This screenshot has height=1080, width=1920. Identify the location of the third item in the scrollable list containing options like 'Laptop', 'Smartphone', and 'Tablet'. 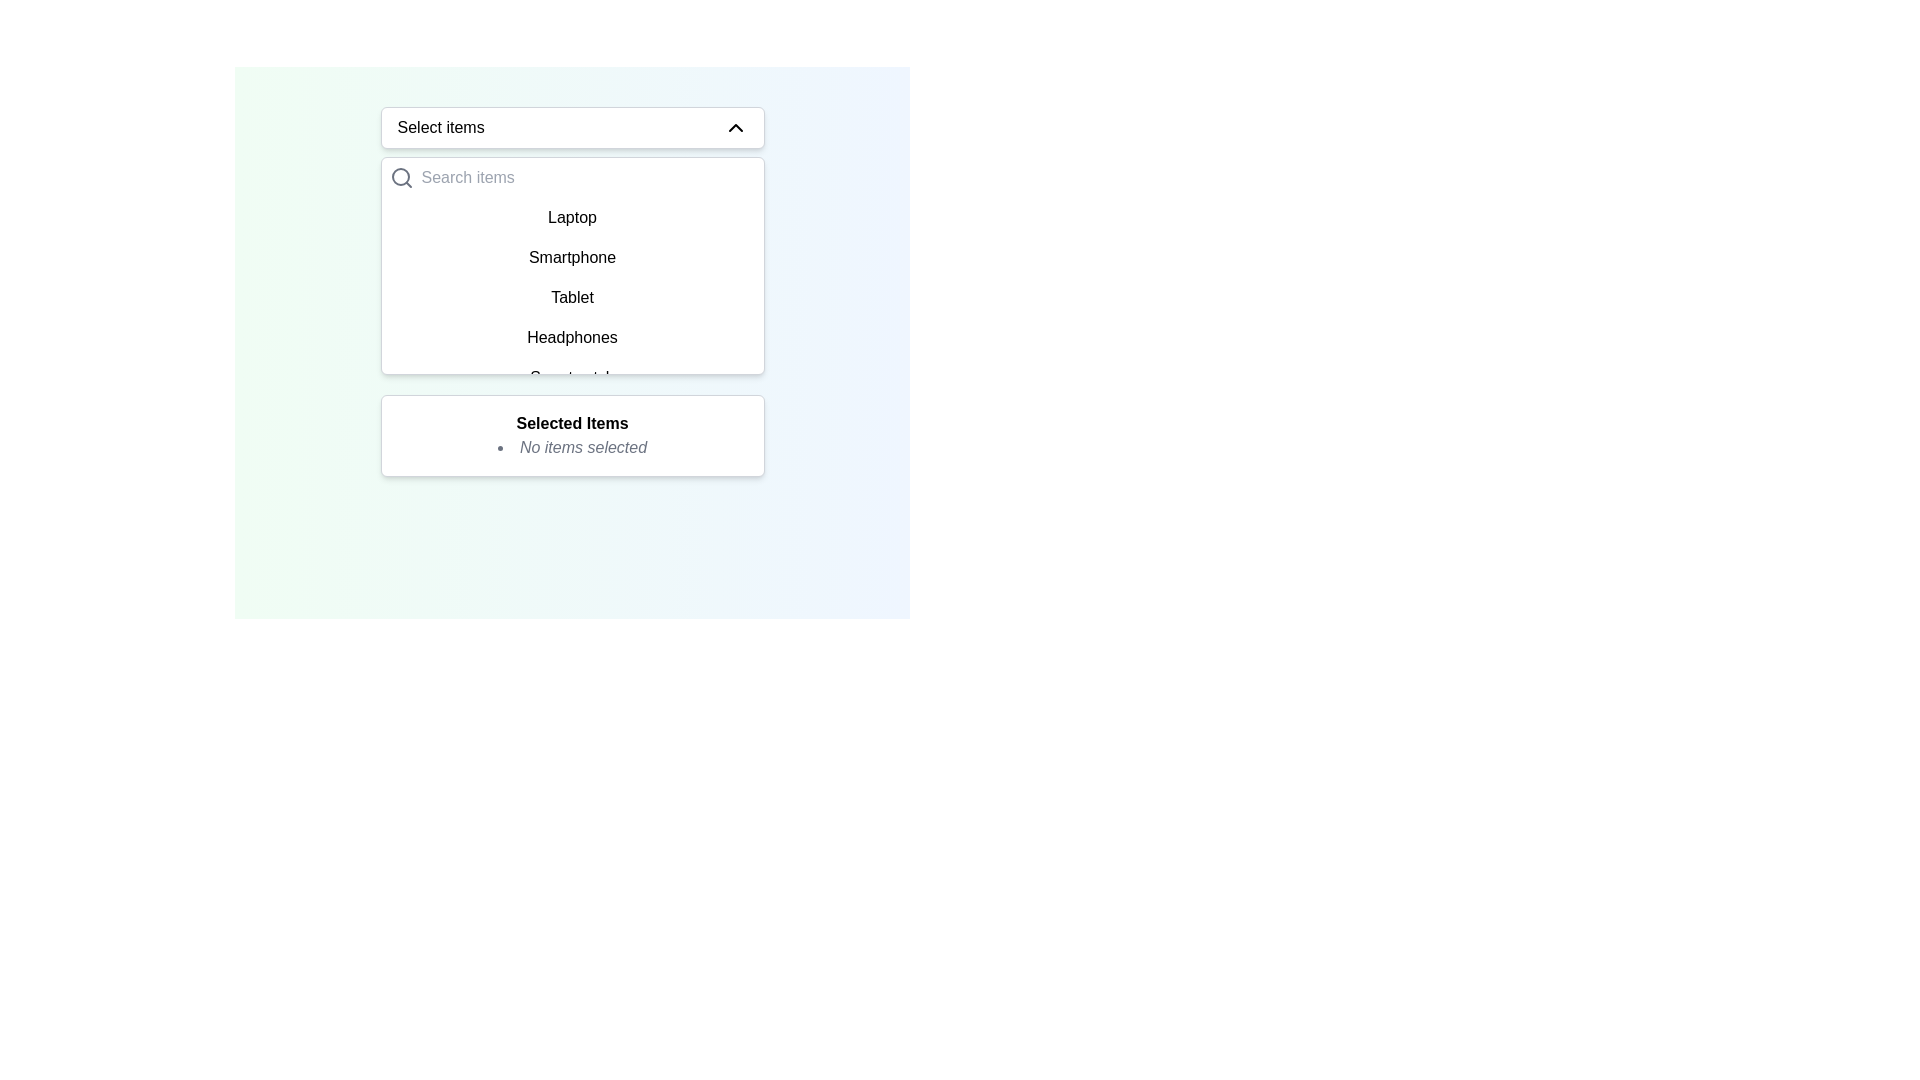
(571, 285).